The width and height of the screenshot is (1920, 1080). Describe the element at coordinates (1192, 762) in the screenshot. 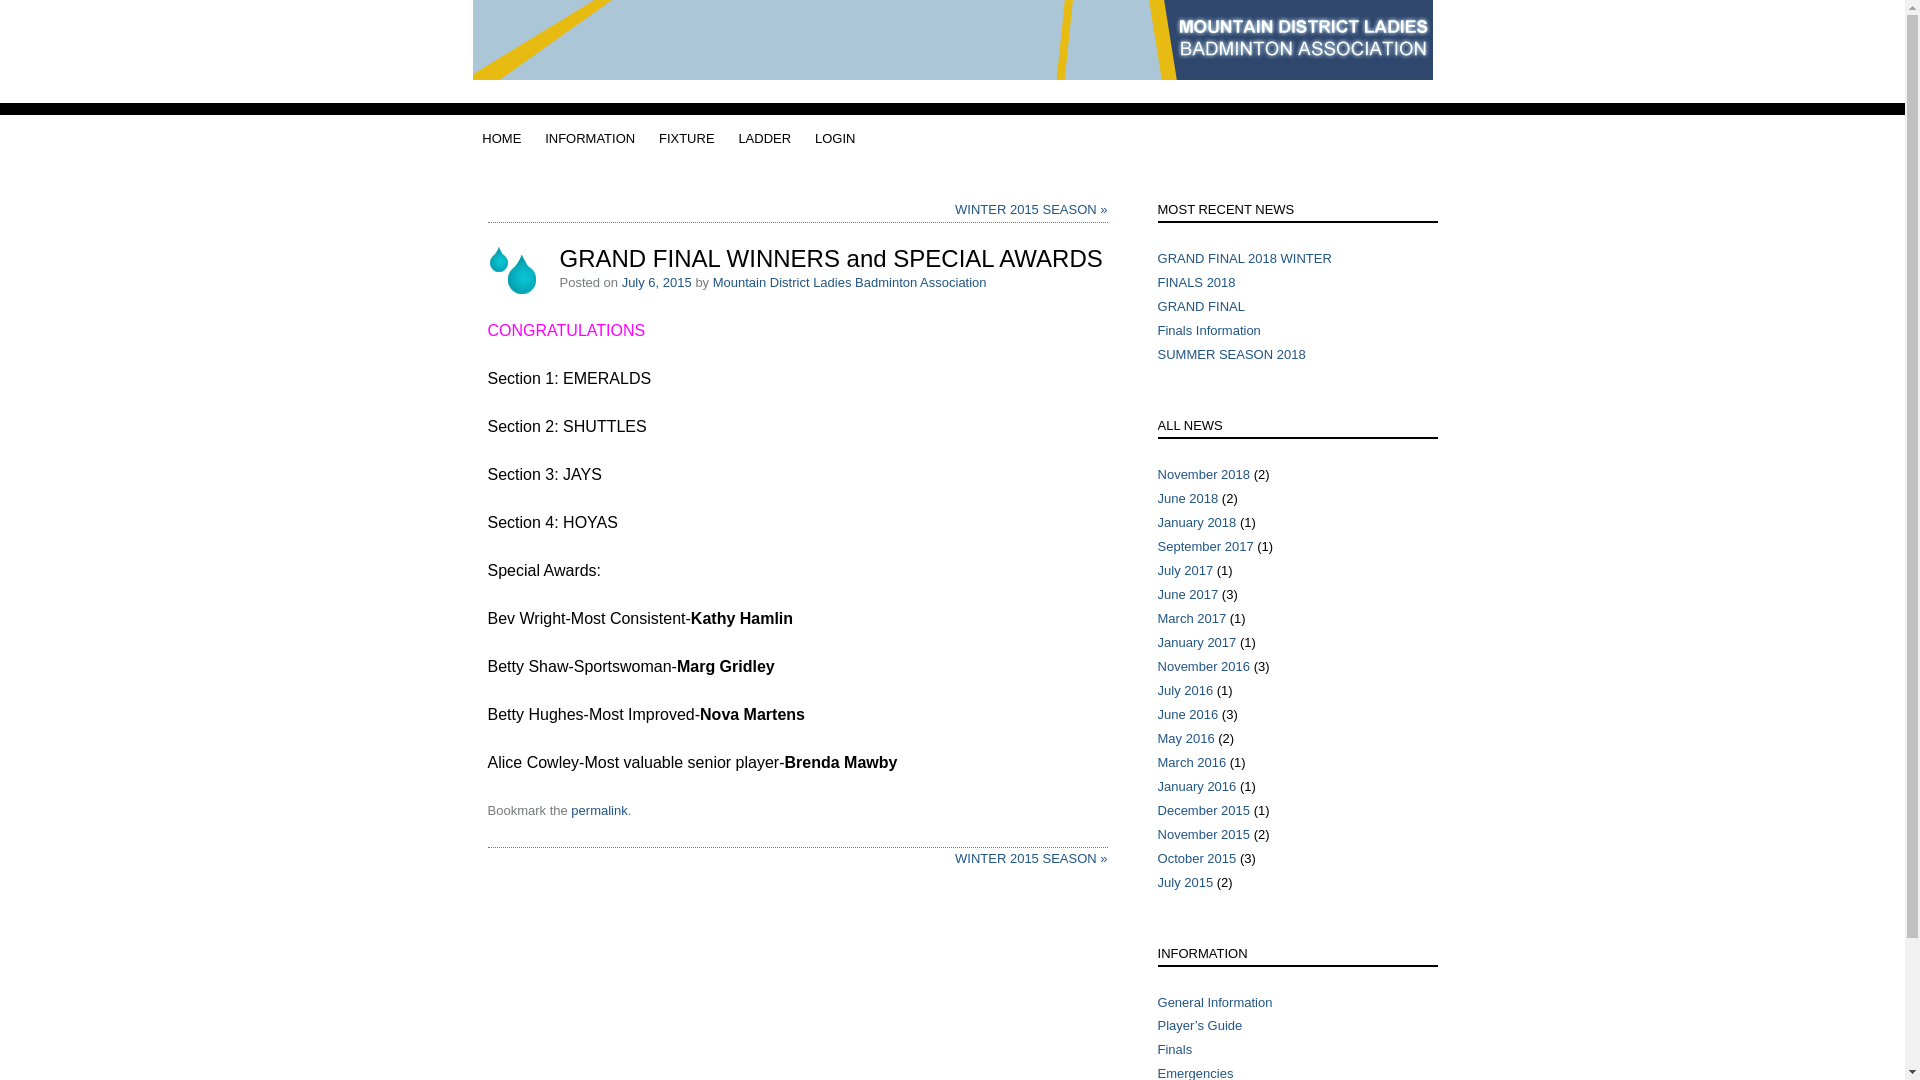

I see `'March 2016'` at that location.